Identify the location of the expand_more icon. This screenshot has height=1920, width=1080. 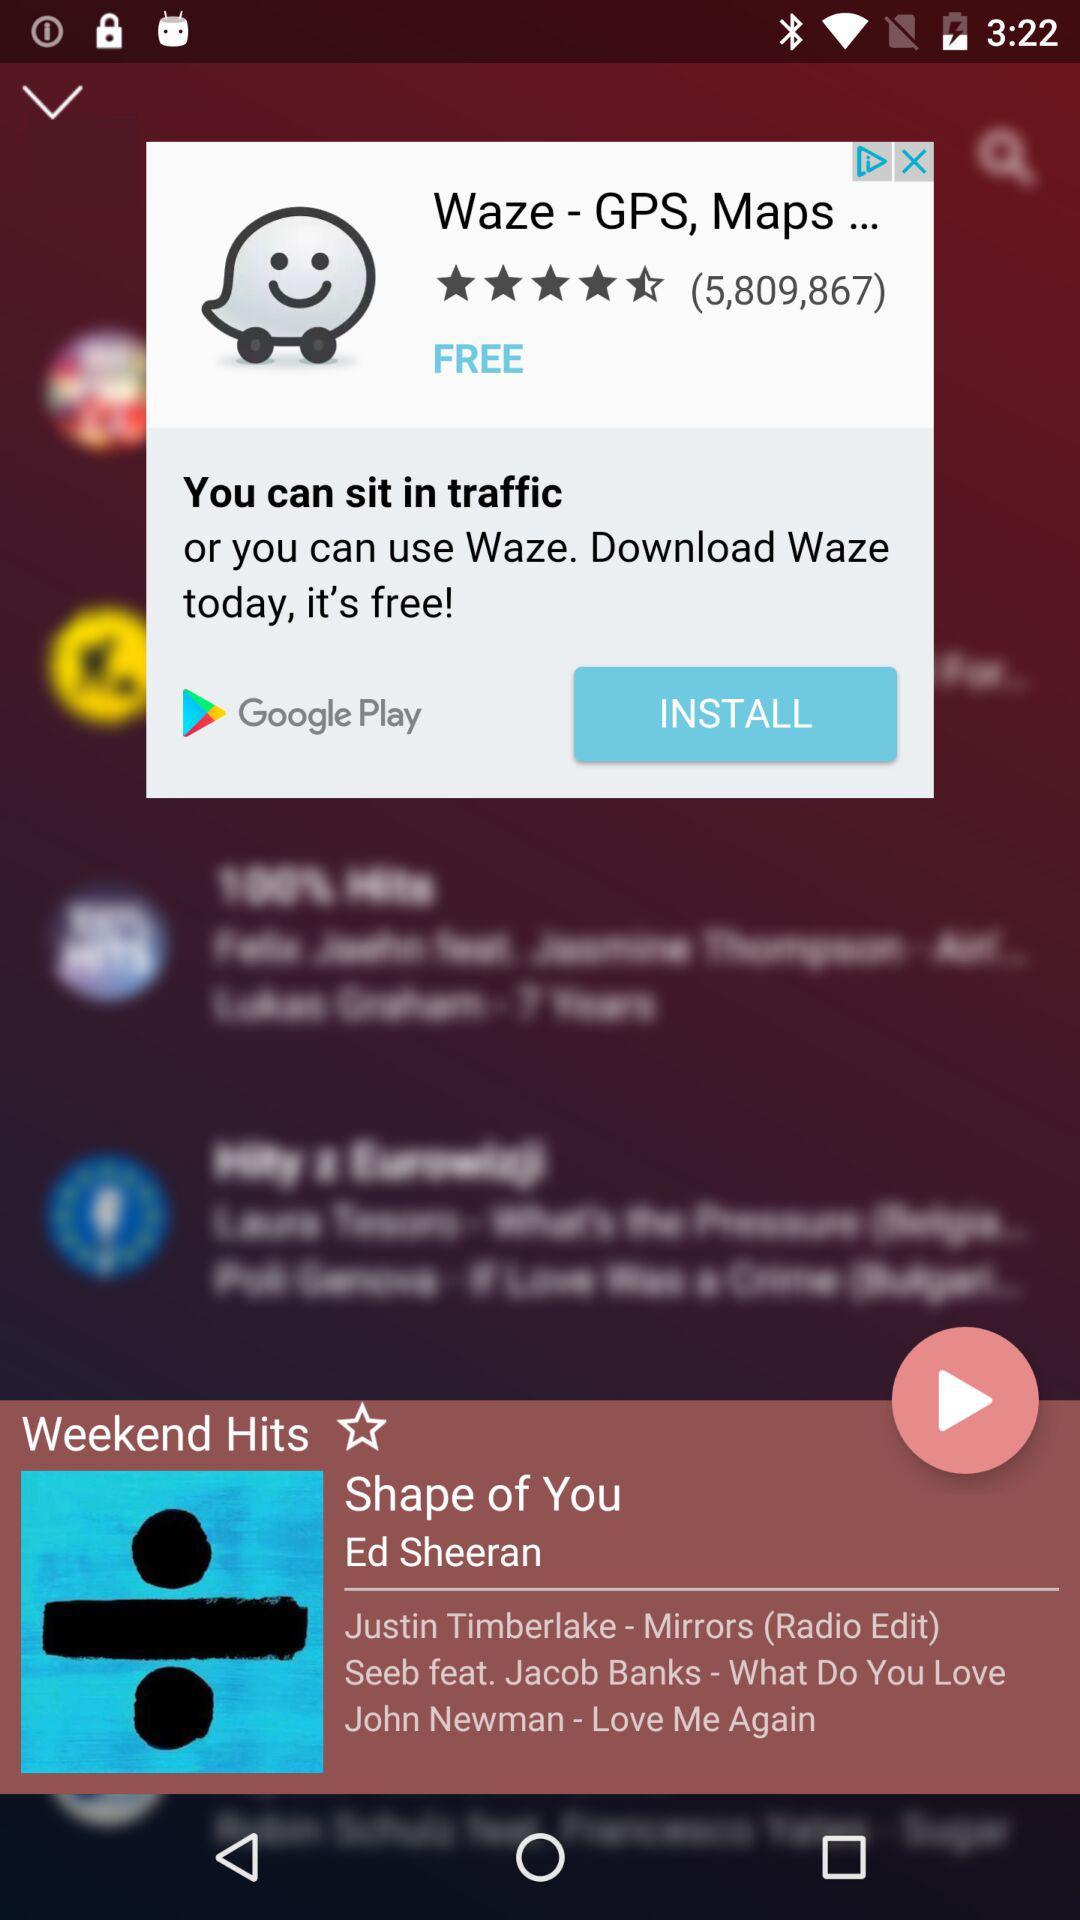
(51, 101).